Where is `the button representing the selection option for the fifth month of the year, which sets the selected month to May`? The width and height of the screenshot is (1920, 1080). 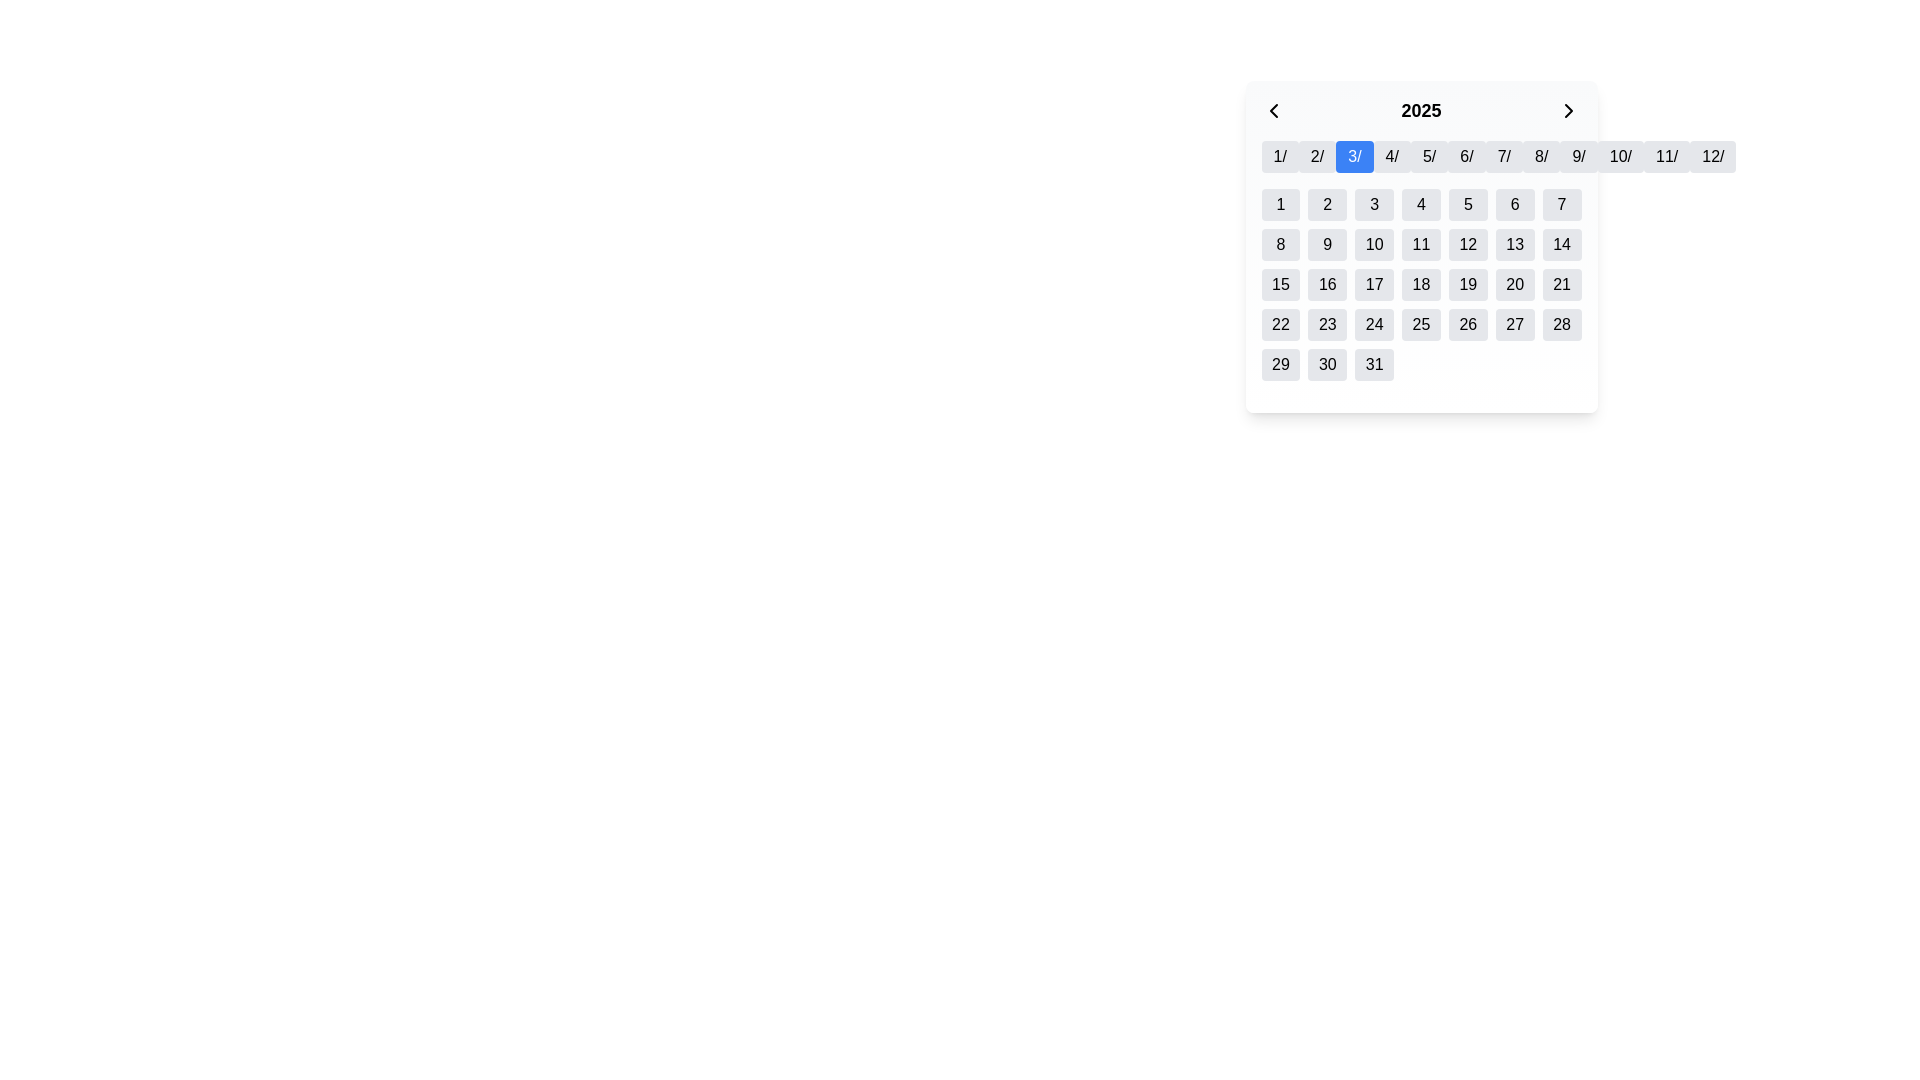
the button representing the selection option for the fifth month of the year, which sets the selected month to May is located at coordinates (1428, 156).